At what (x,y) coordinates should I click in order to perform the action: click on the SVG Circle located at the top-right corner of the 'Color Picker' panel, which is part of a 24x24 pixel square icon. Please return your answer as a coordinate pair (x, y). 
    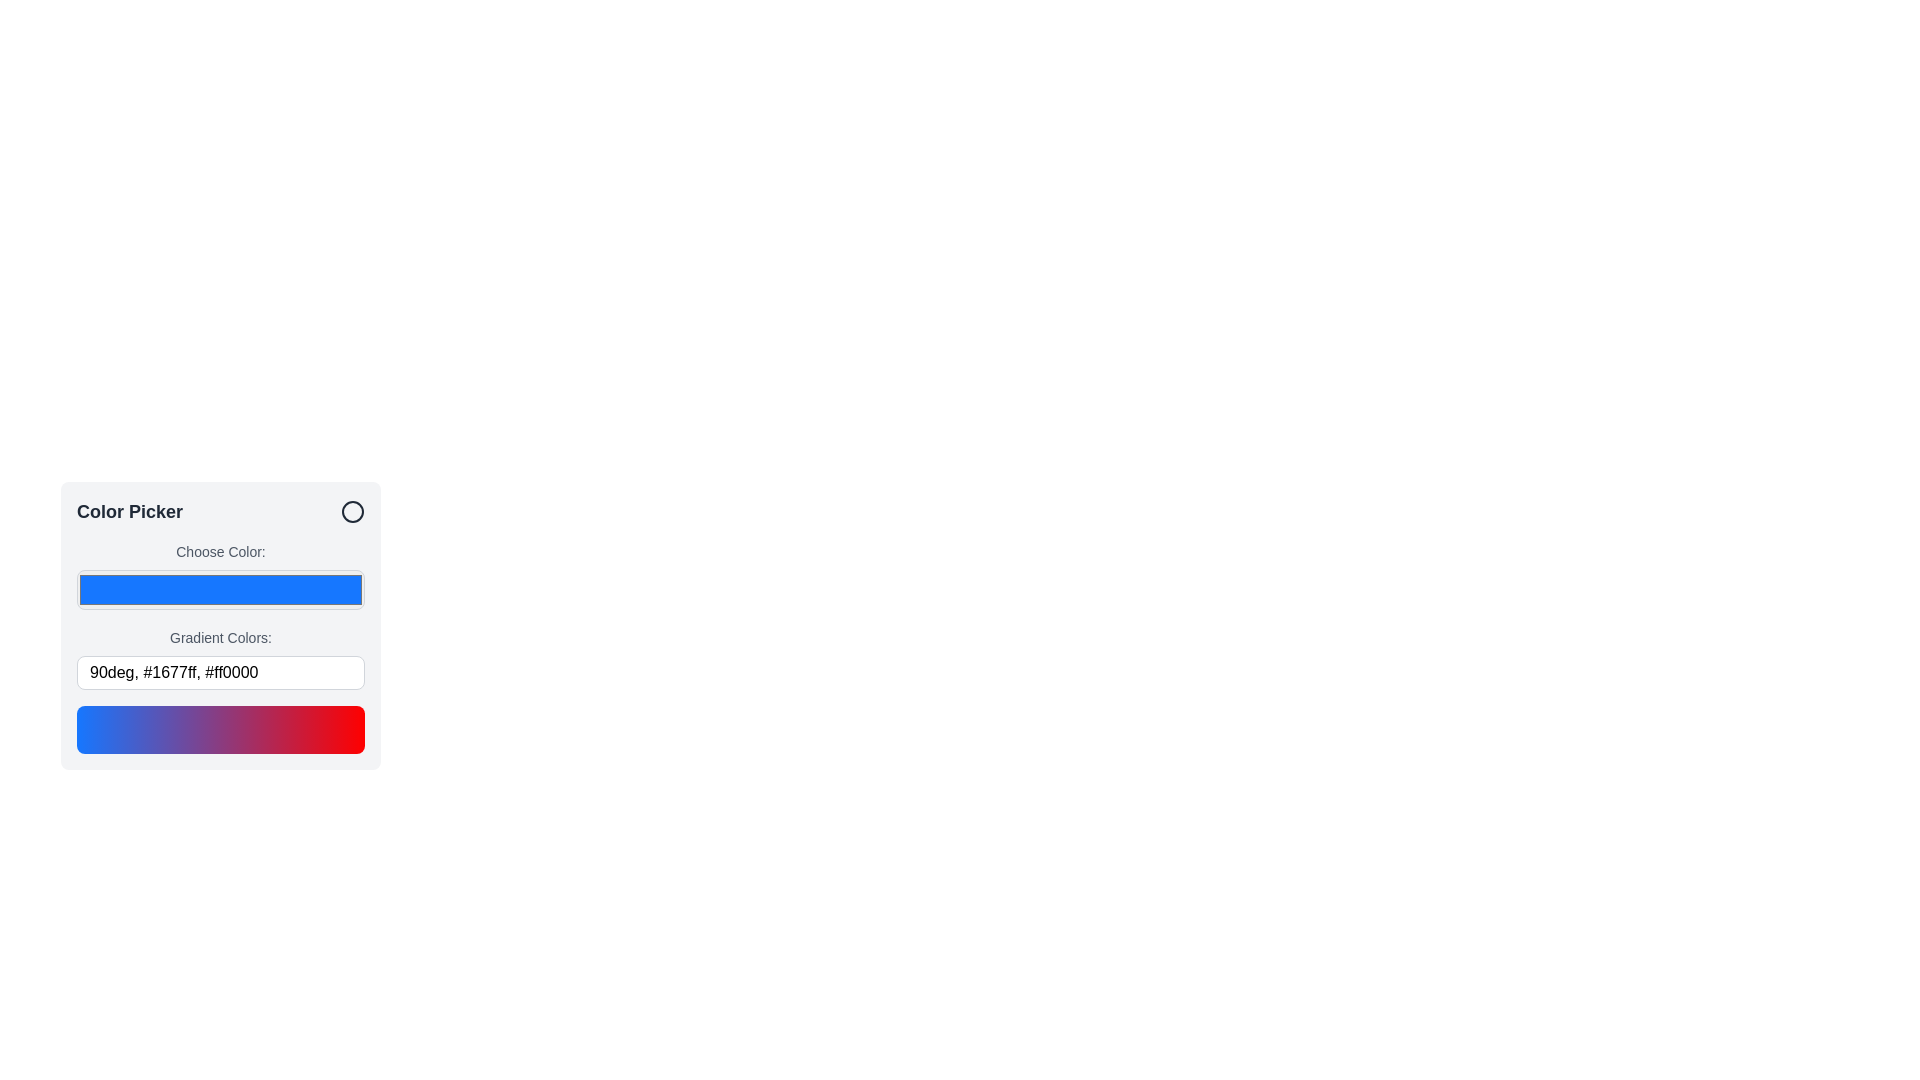
    Looking at the image, I should click on (353, 511).